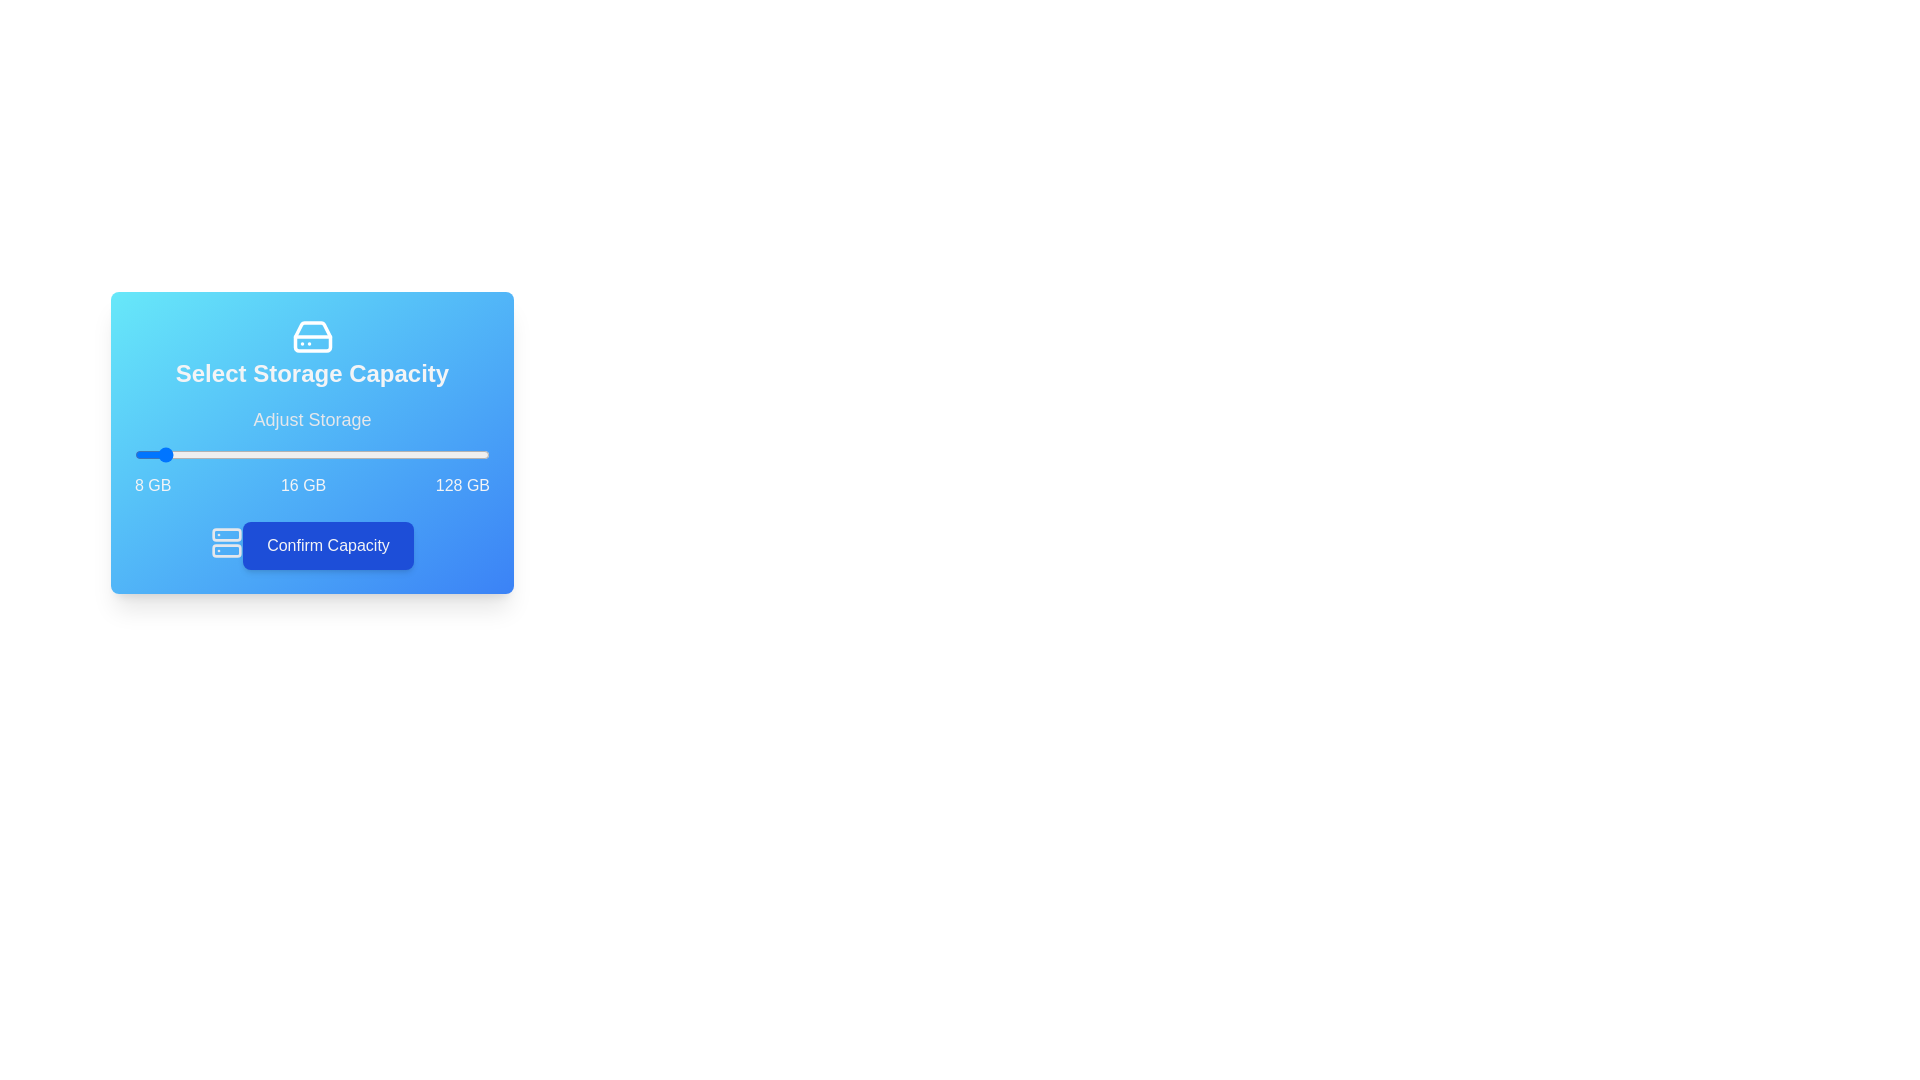 The height and width of the screenshot is (1080, 1920). Describe the element at coordinates (328, 546) in the screenshot. I see `the 'Confirm Capacity' button` at that location.